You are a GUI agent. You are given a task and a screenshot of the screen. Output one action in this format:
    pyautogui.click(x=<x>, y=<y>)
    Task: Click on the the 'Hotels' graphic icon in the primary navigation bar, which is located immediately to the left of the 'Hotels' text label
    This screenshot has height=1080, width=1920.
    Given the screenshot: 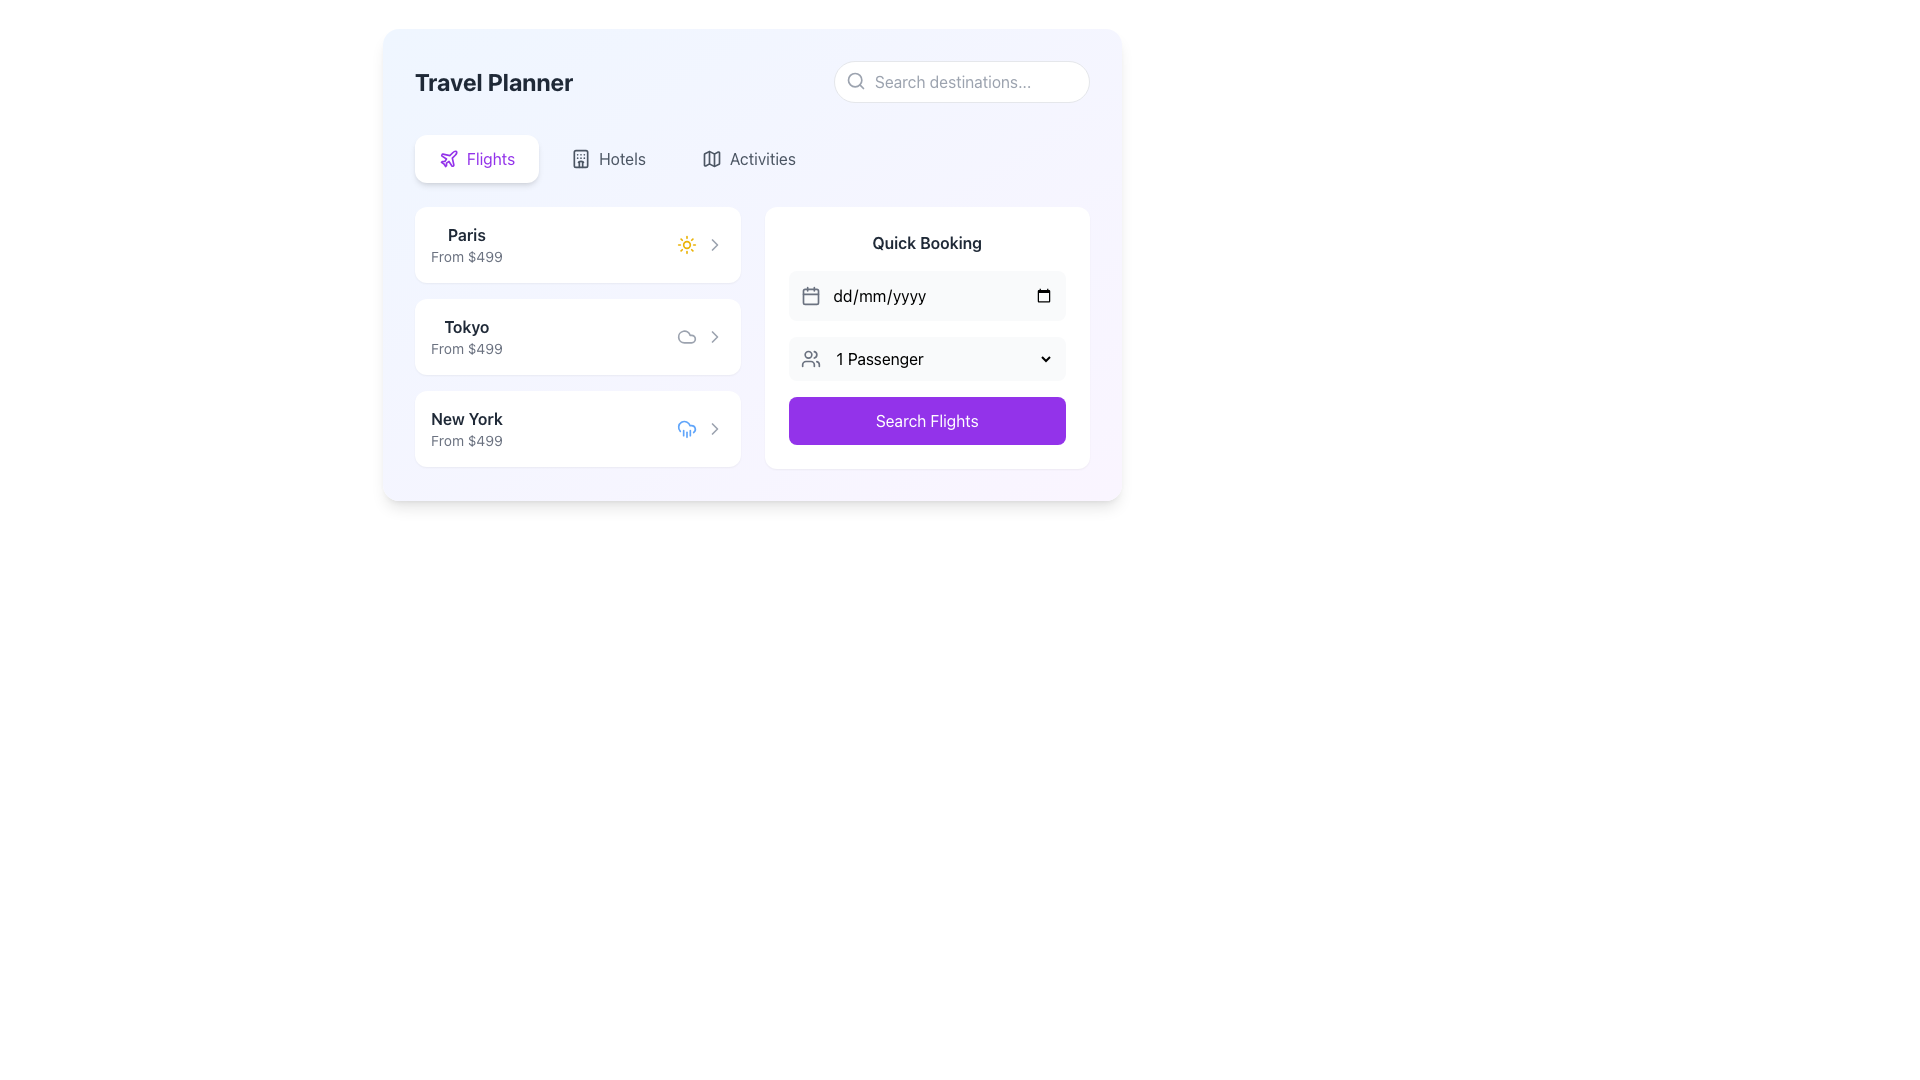 What is the action you would take?
    pyautogui.click(x=580, y=157)
    